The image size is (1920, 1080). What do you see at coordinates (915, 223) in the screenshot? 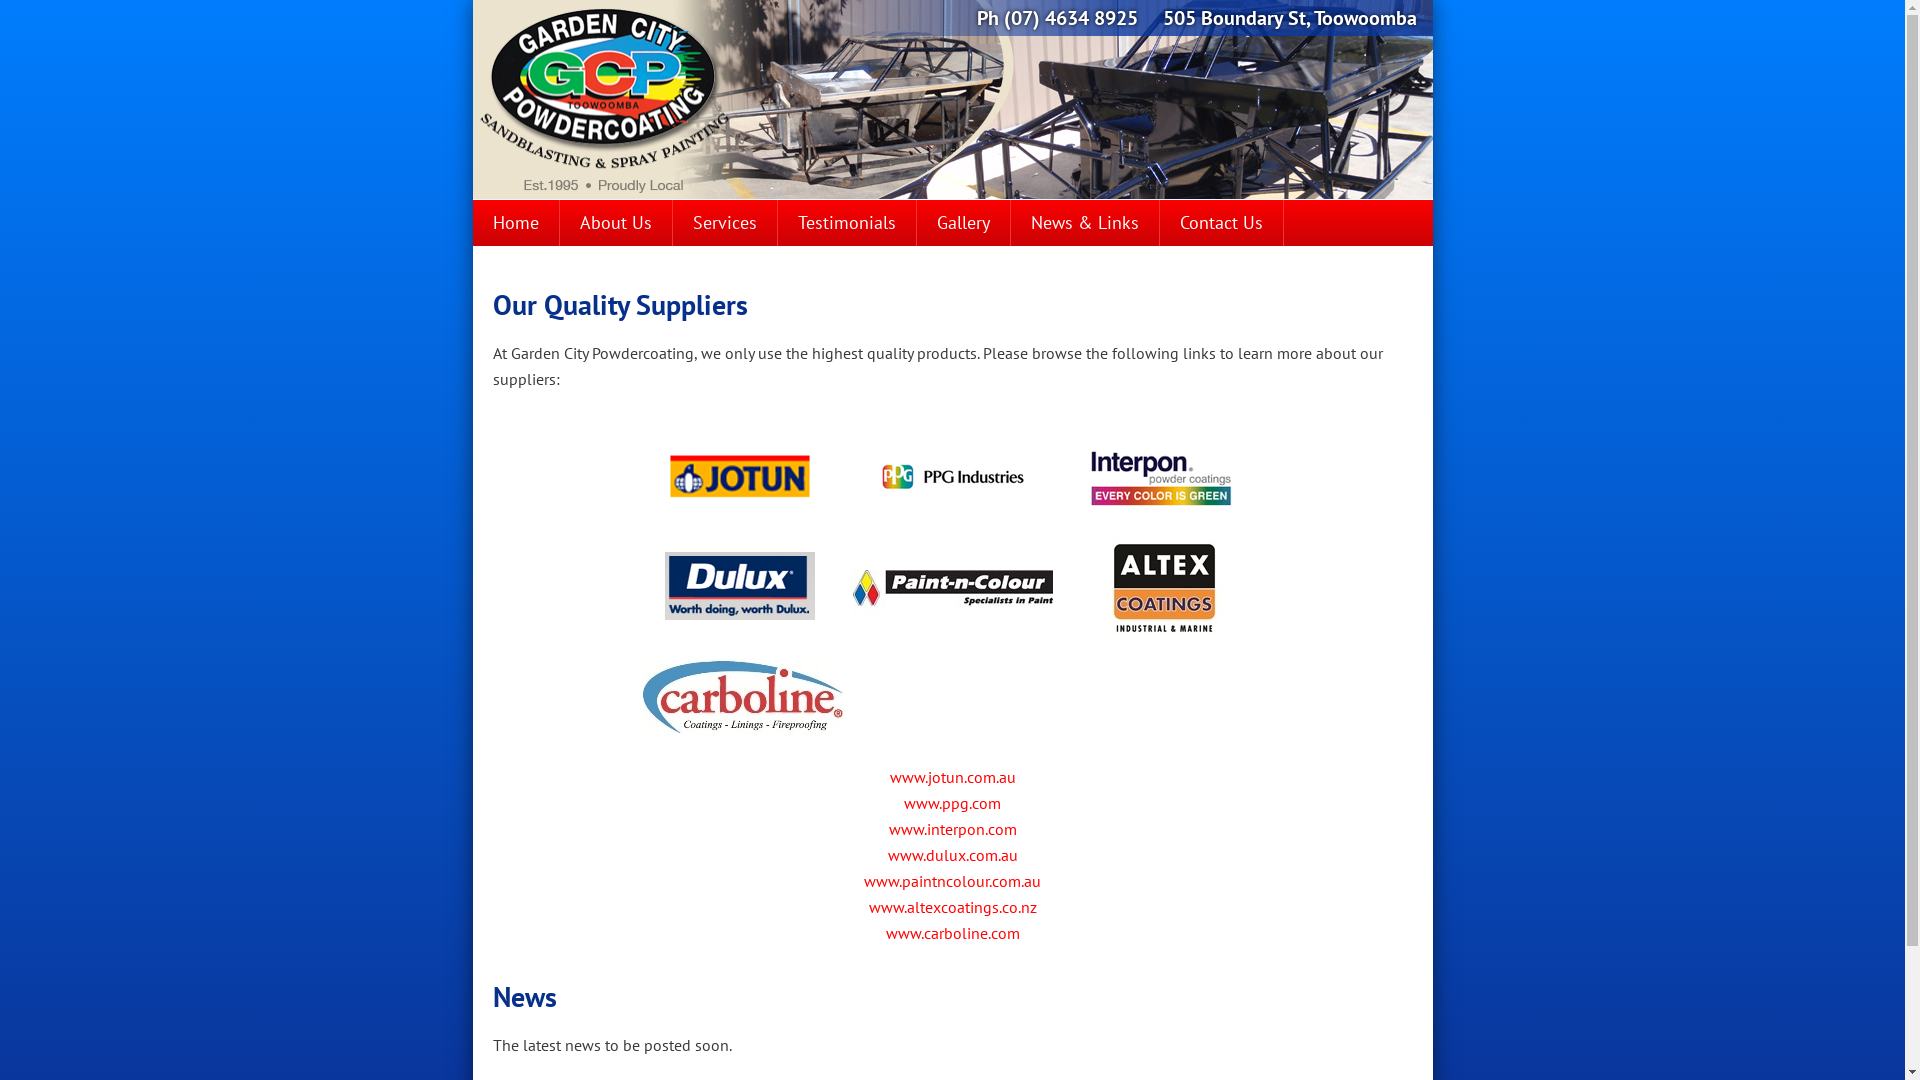
I see `'Gallery'` at bounding box center [915, 223].